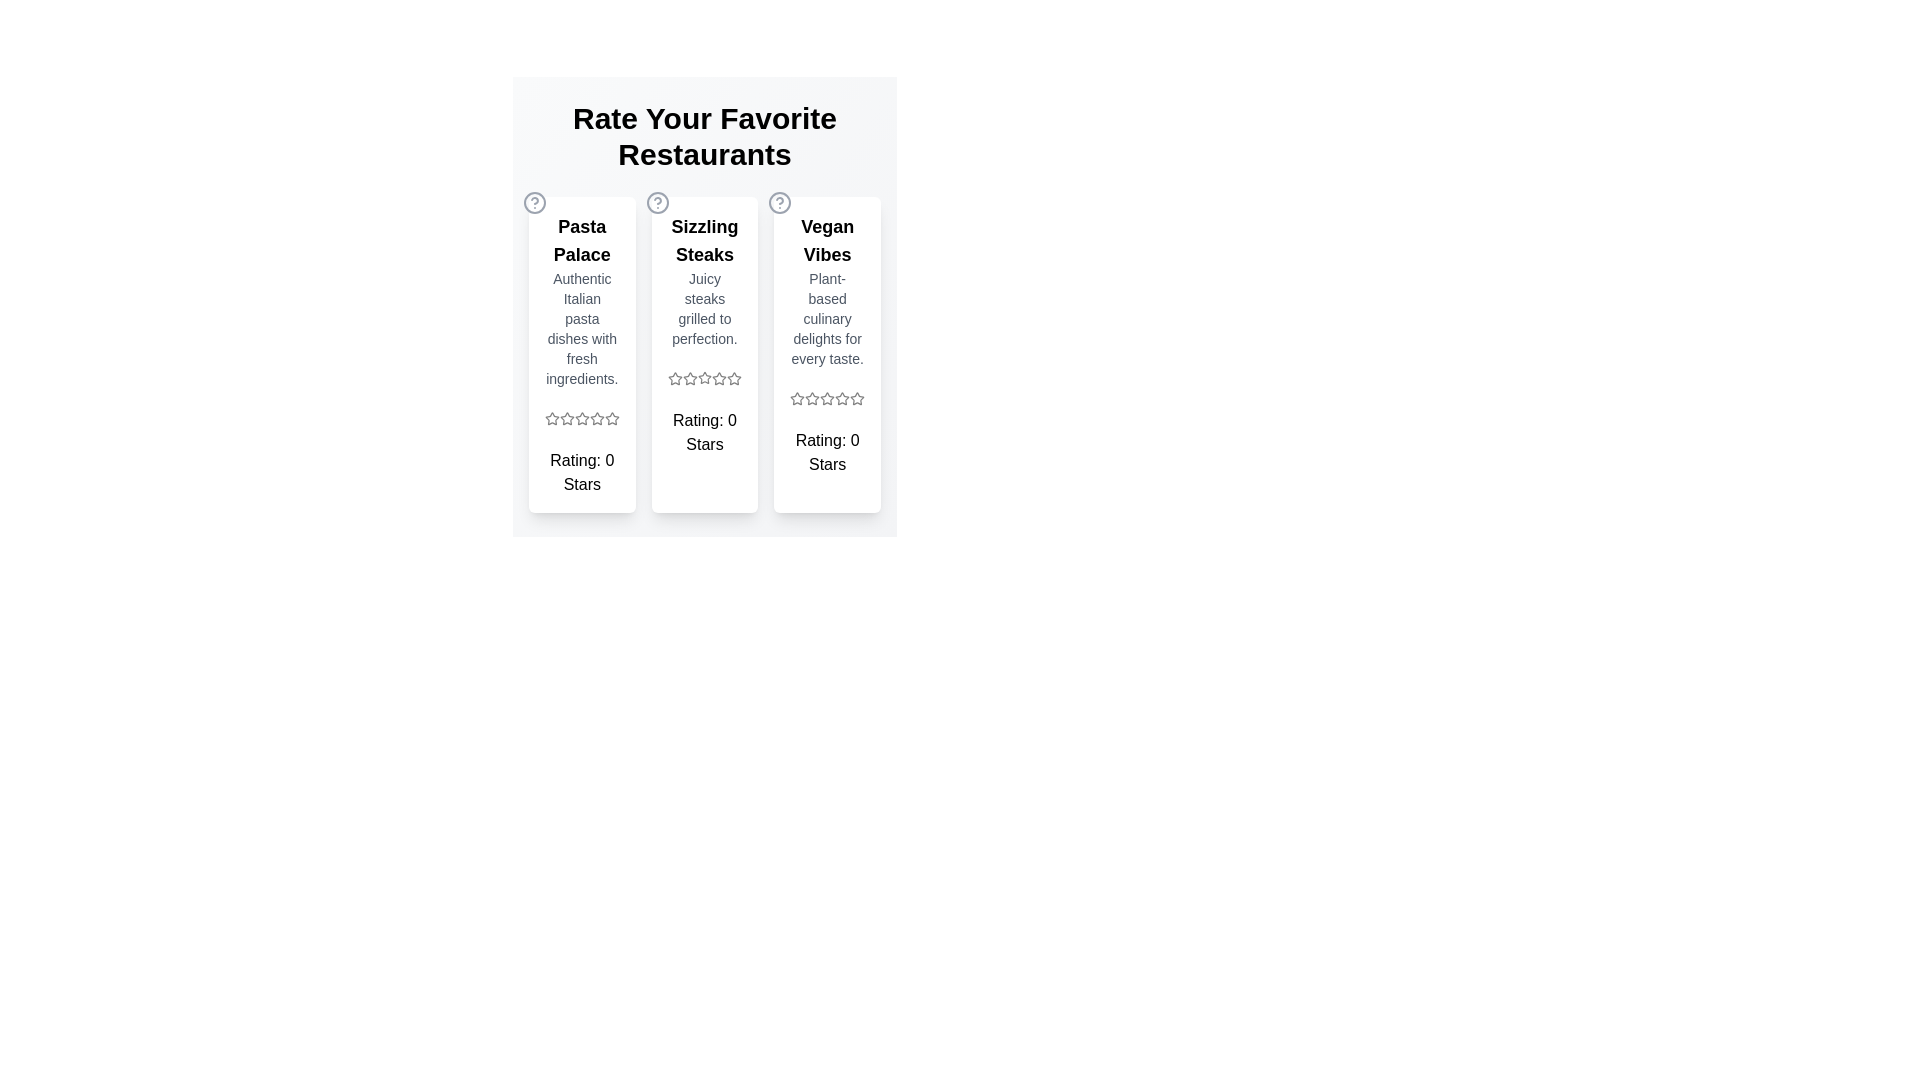 Image resolution: width=1920 pixels, height=1080 pixels. What do you see at coordinates (858, 398) in the screenshot?
I see `the star icon for 5 stars in the Vegan Vibes section` at bounding box center [858, 398].